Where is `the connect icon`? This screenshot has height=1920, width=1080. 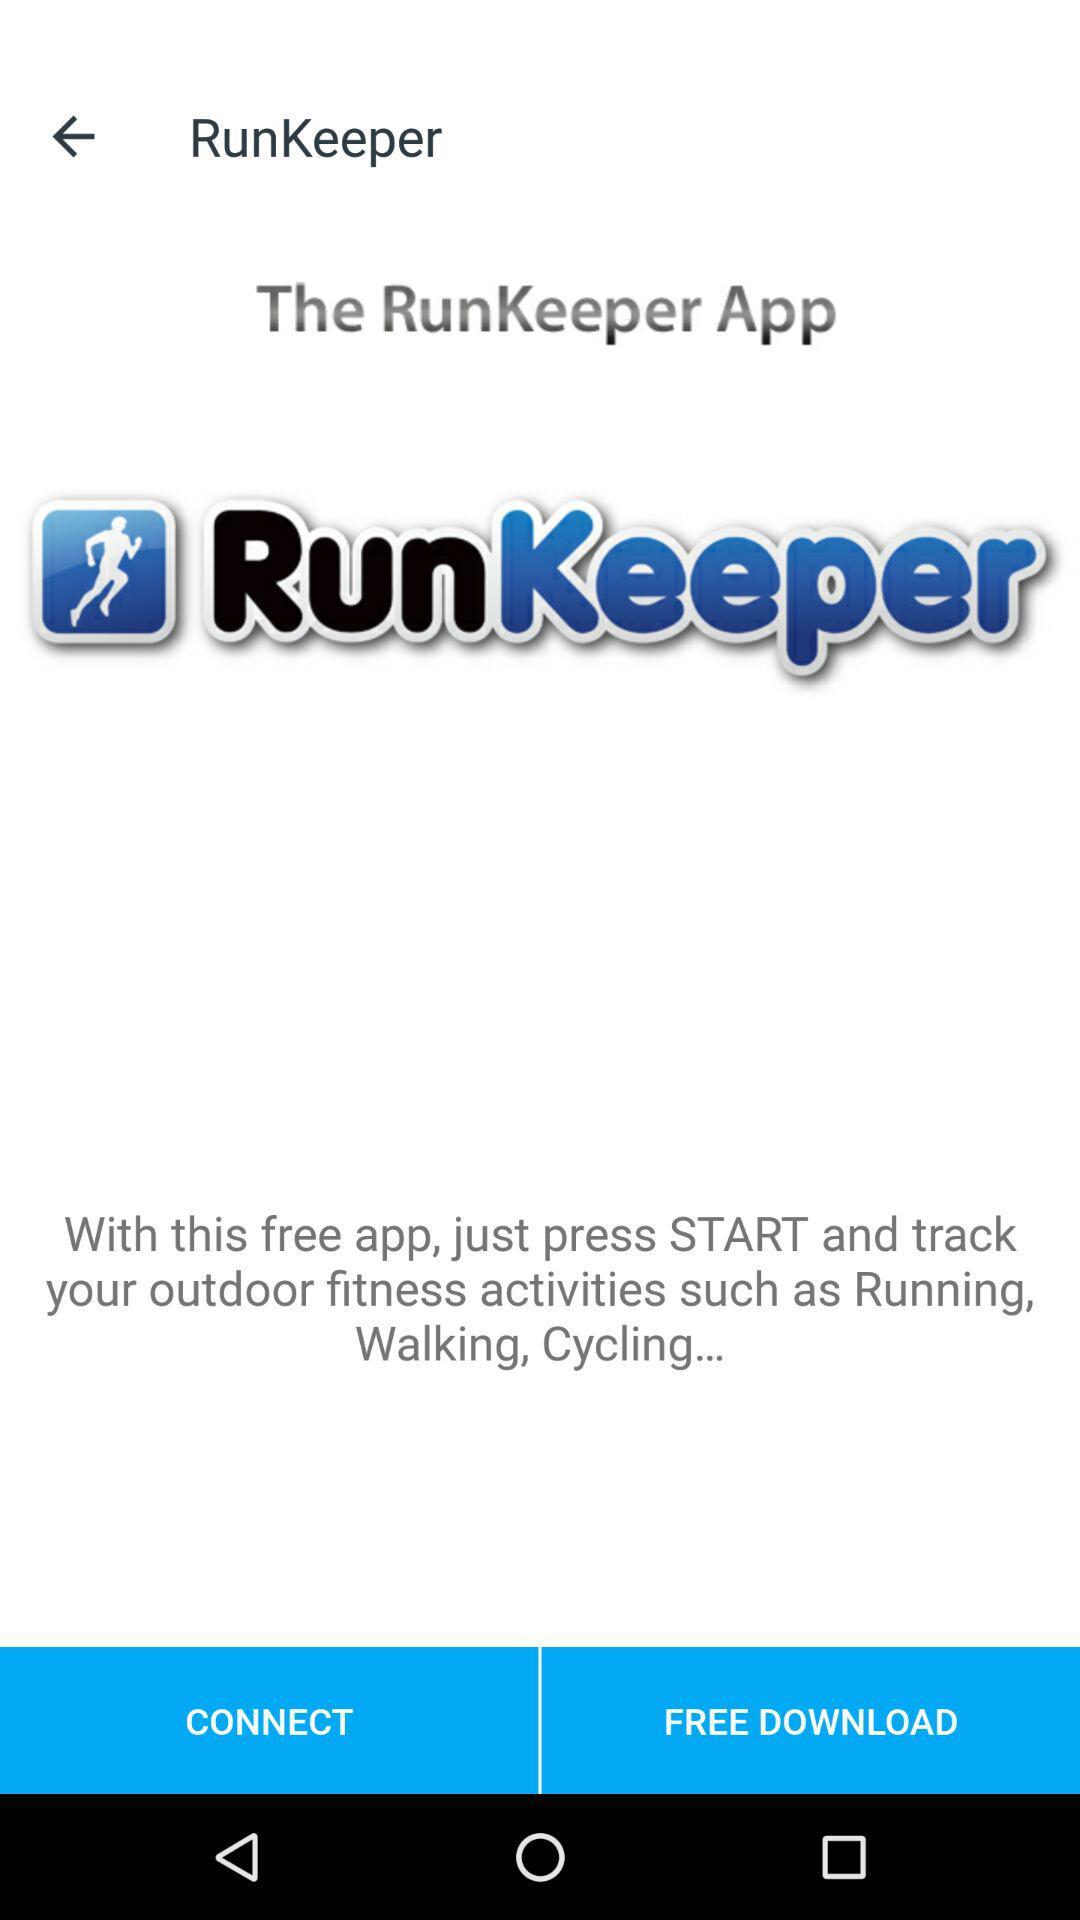 the connect icon is located at coordinates (268, 1719).